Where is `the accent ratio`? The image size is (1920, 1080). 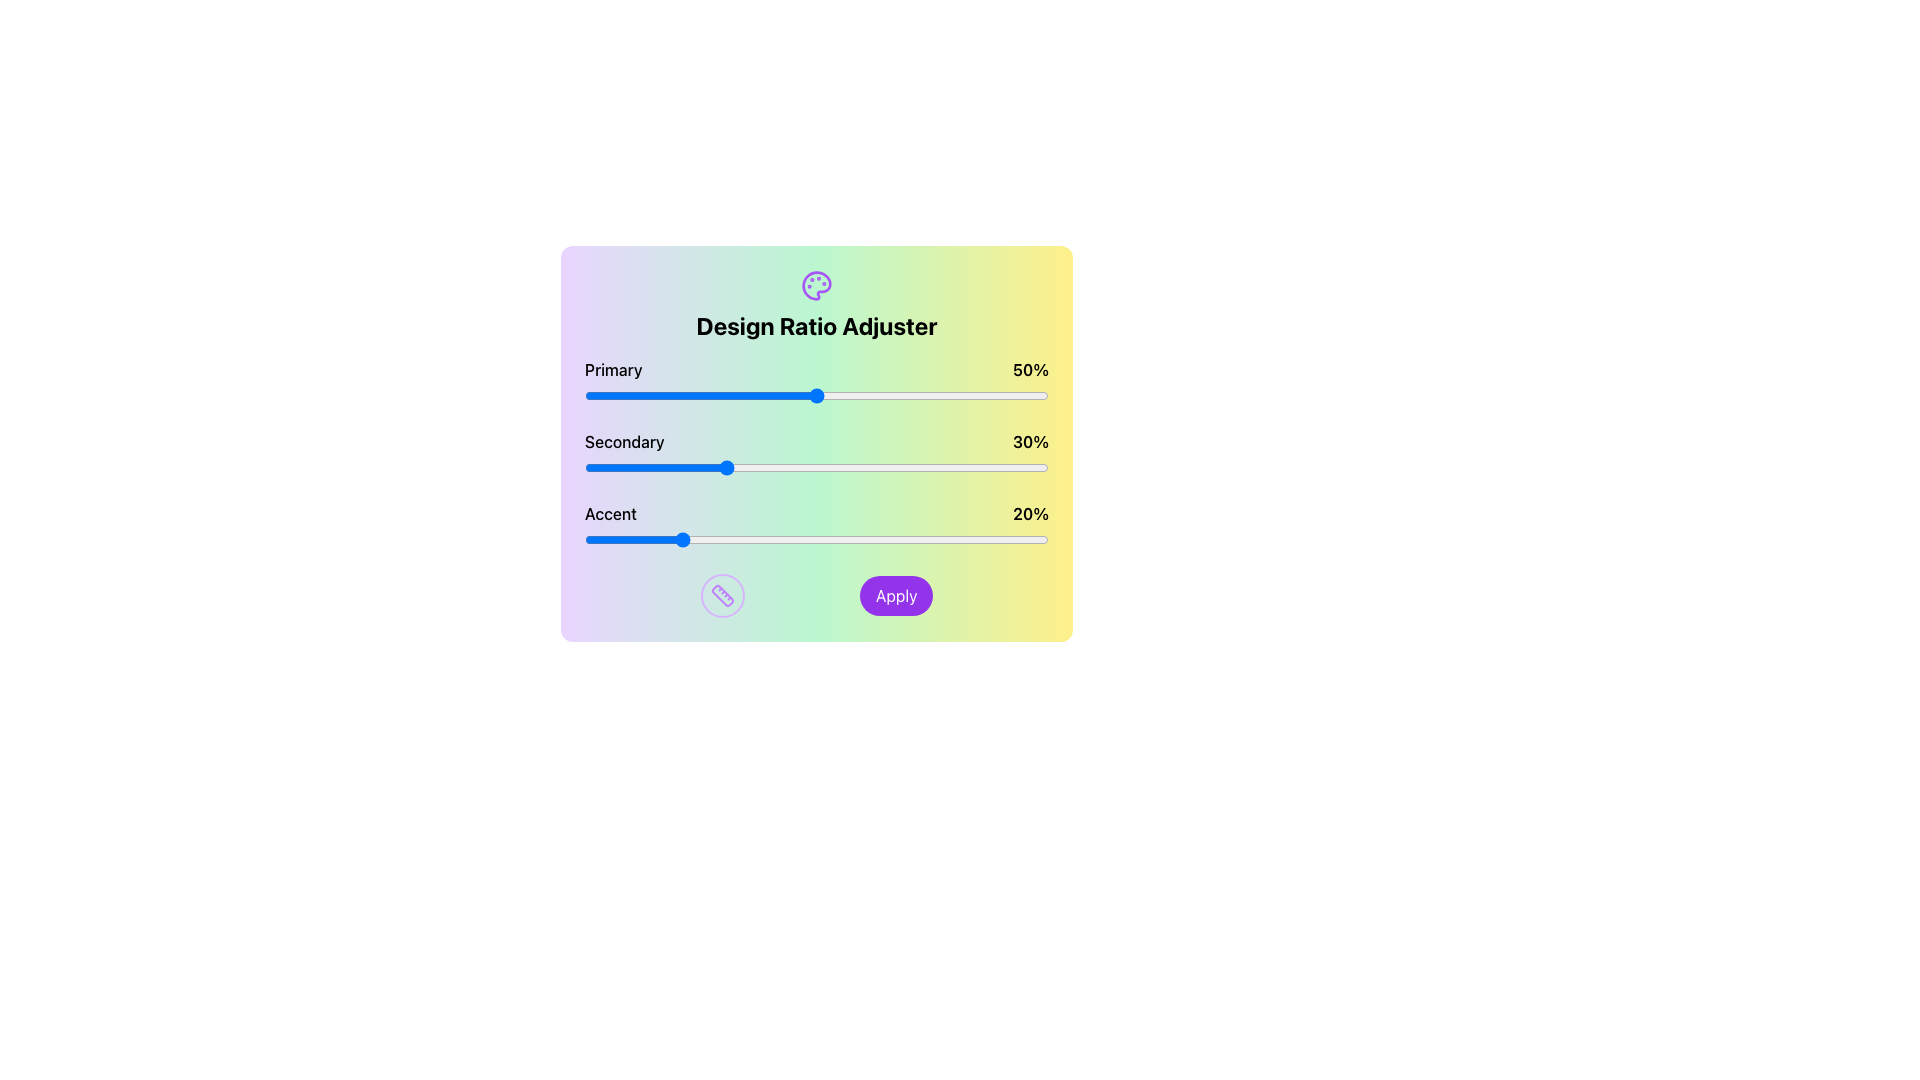 the accent ratio is located at coordinates (593, 540).